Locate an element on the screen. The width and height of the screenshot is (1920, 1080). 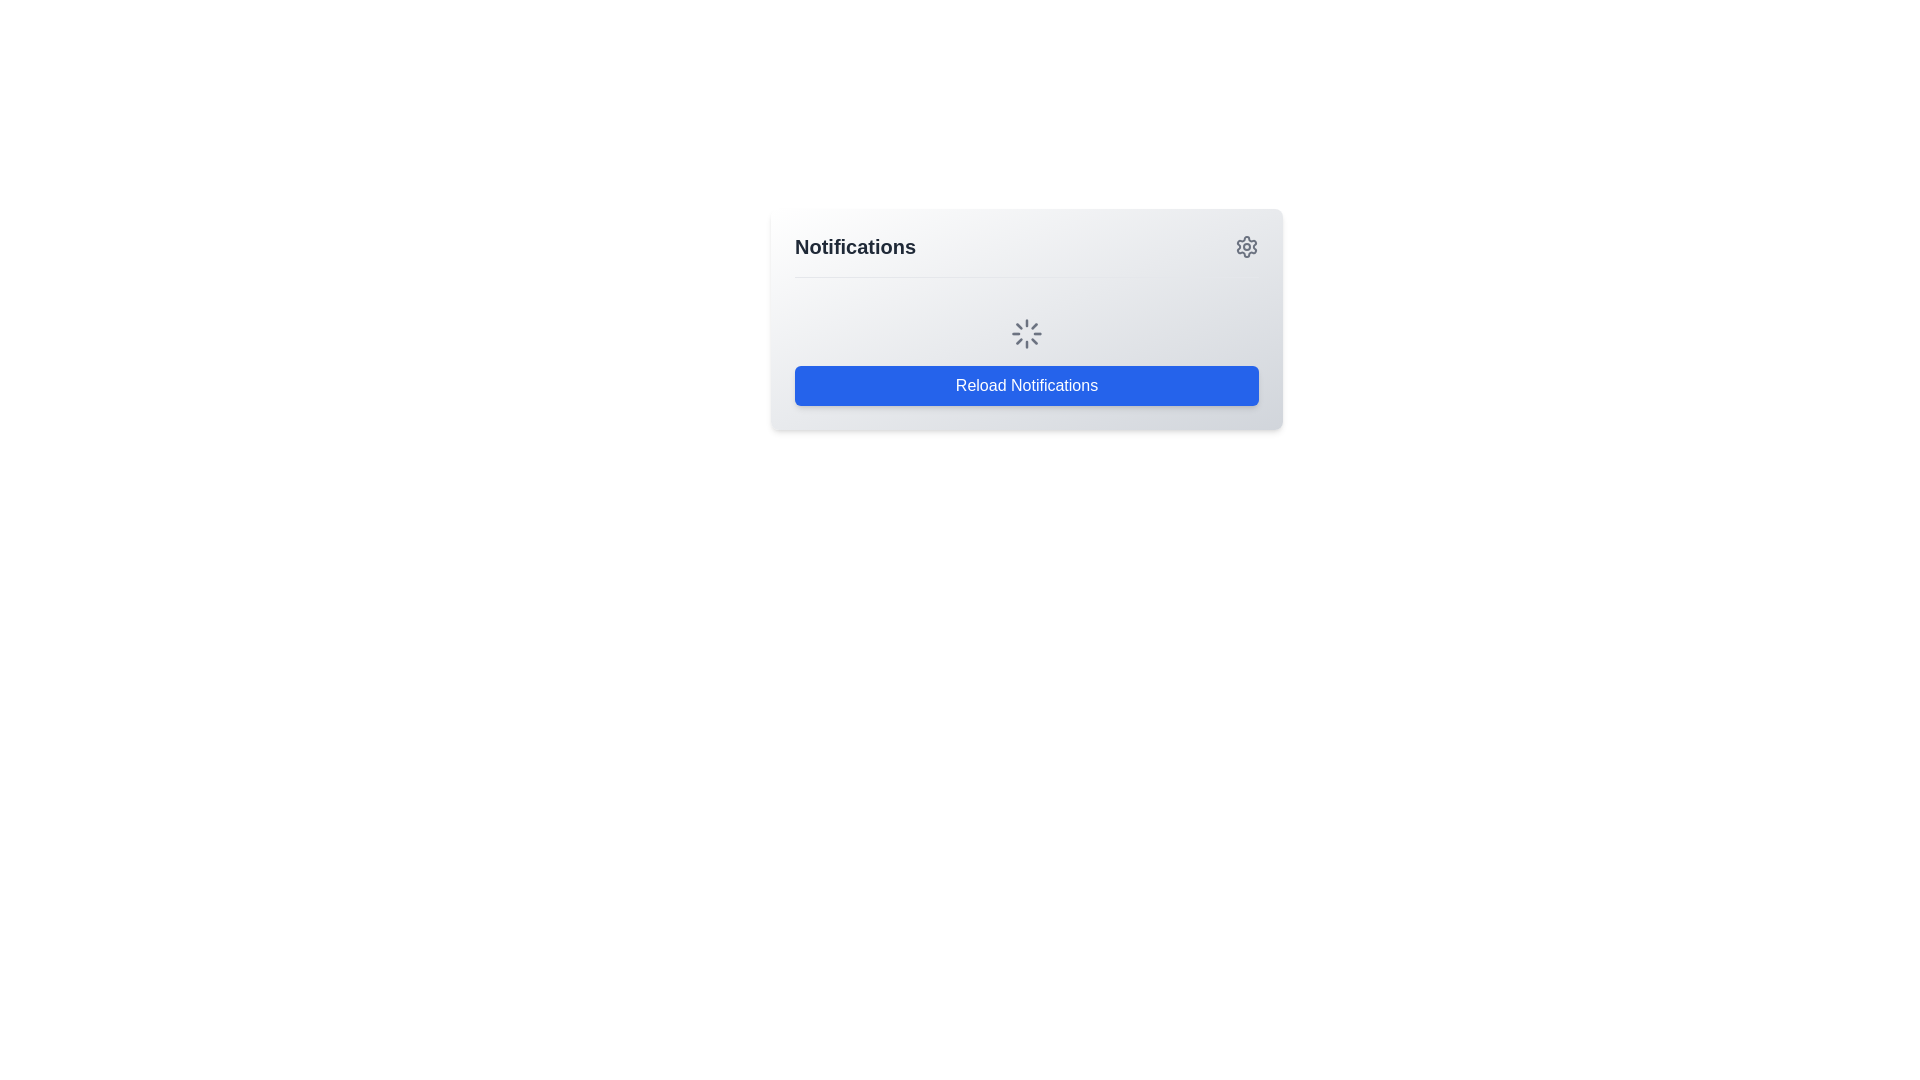
the spinning motion of the Loader icon located beneath the 'Notifications' header and above the 'Reload Notifications' button, which visually indicates an ongoing loading or processing operation is located at coordinates (1027, 318).